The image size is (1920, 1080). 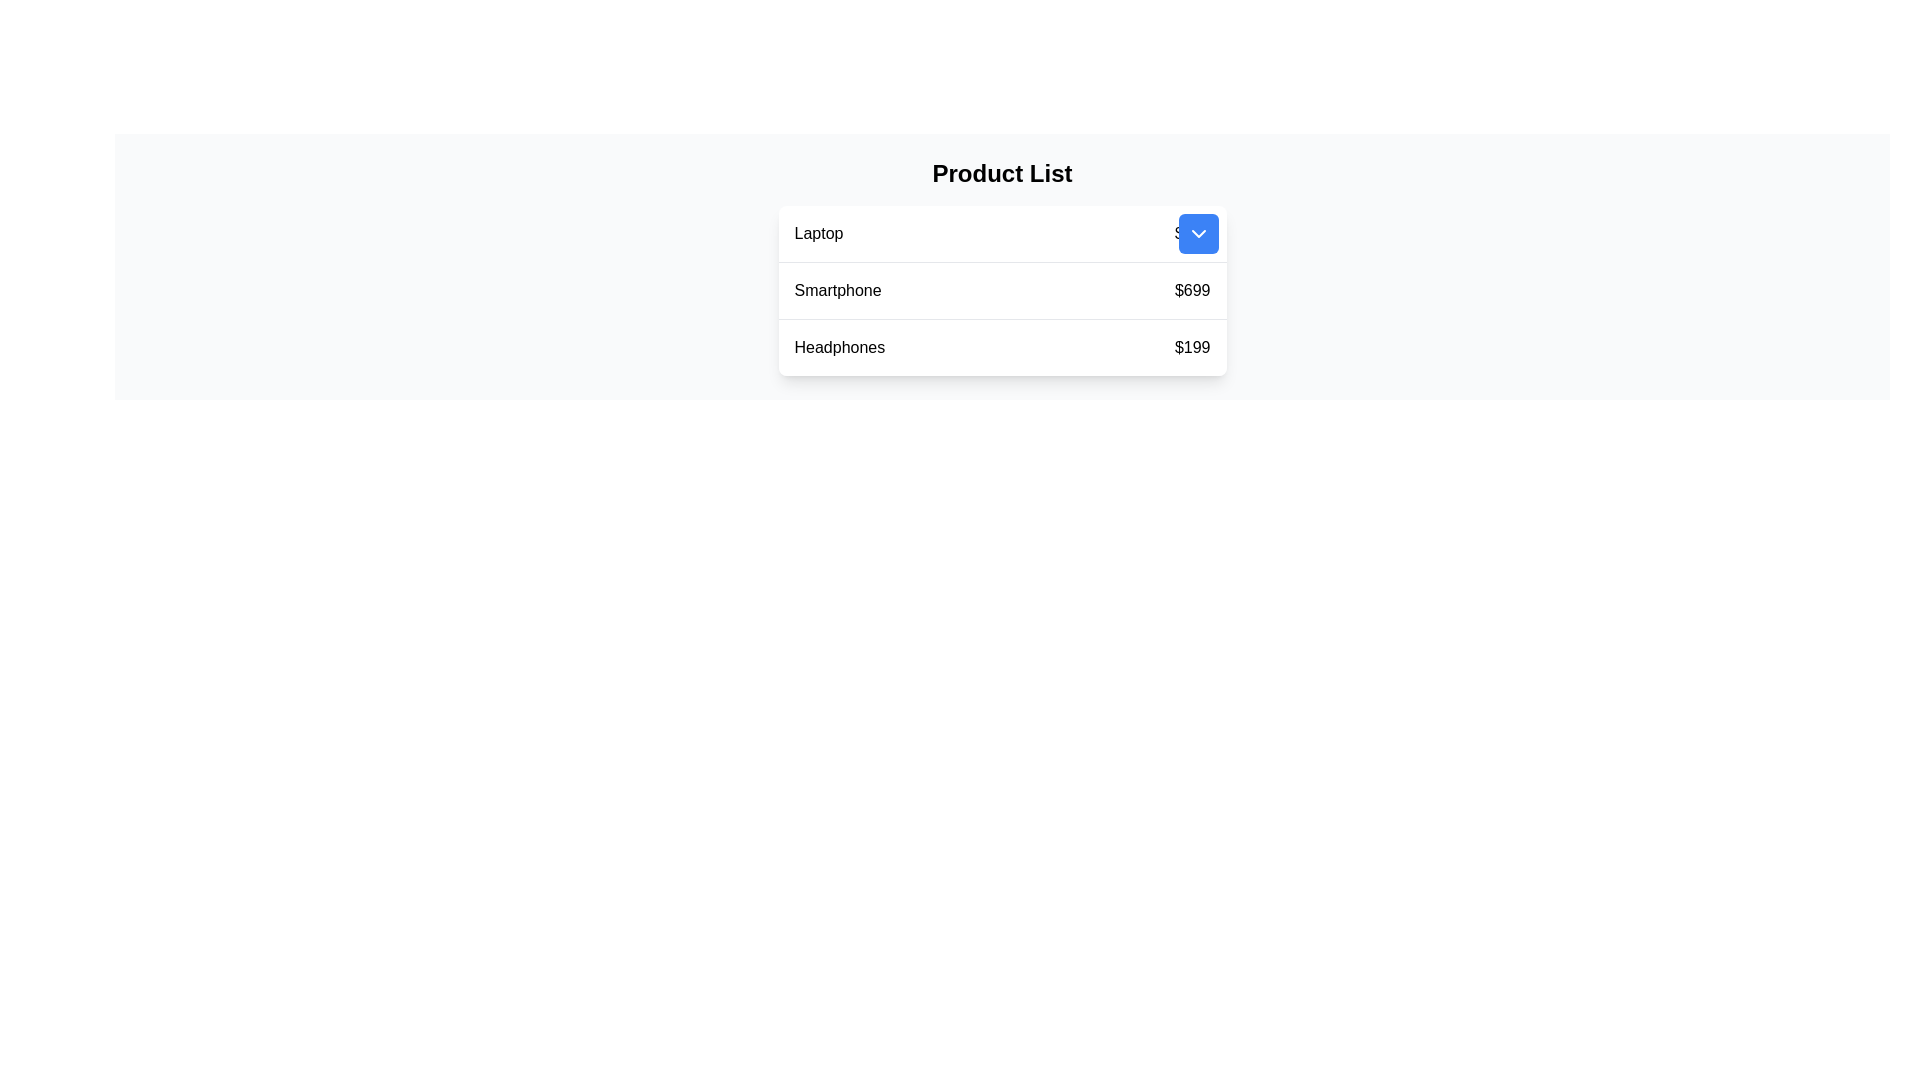 I want to click on text label indicating the product name located in the third row of the product list, adjacent to the price information '$199', so click(x=839, y=346).